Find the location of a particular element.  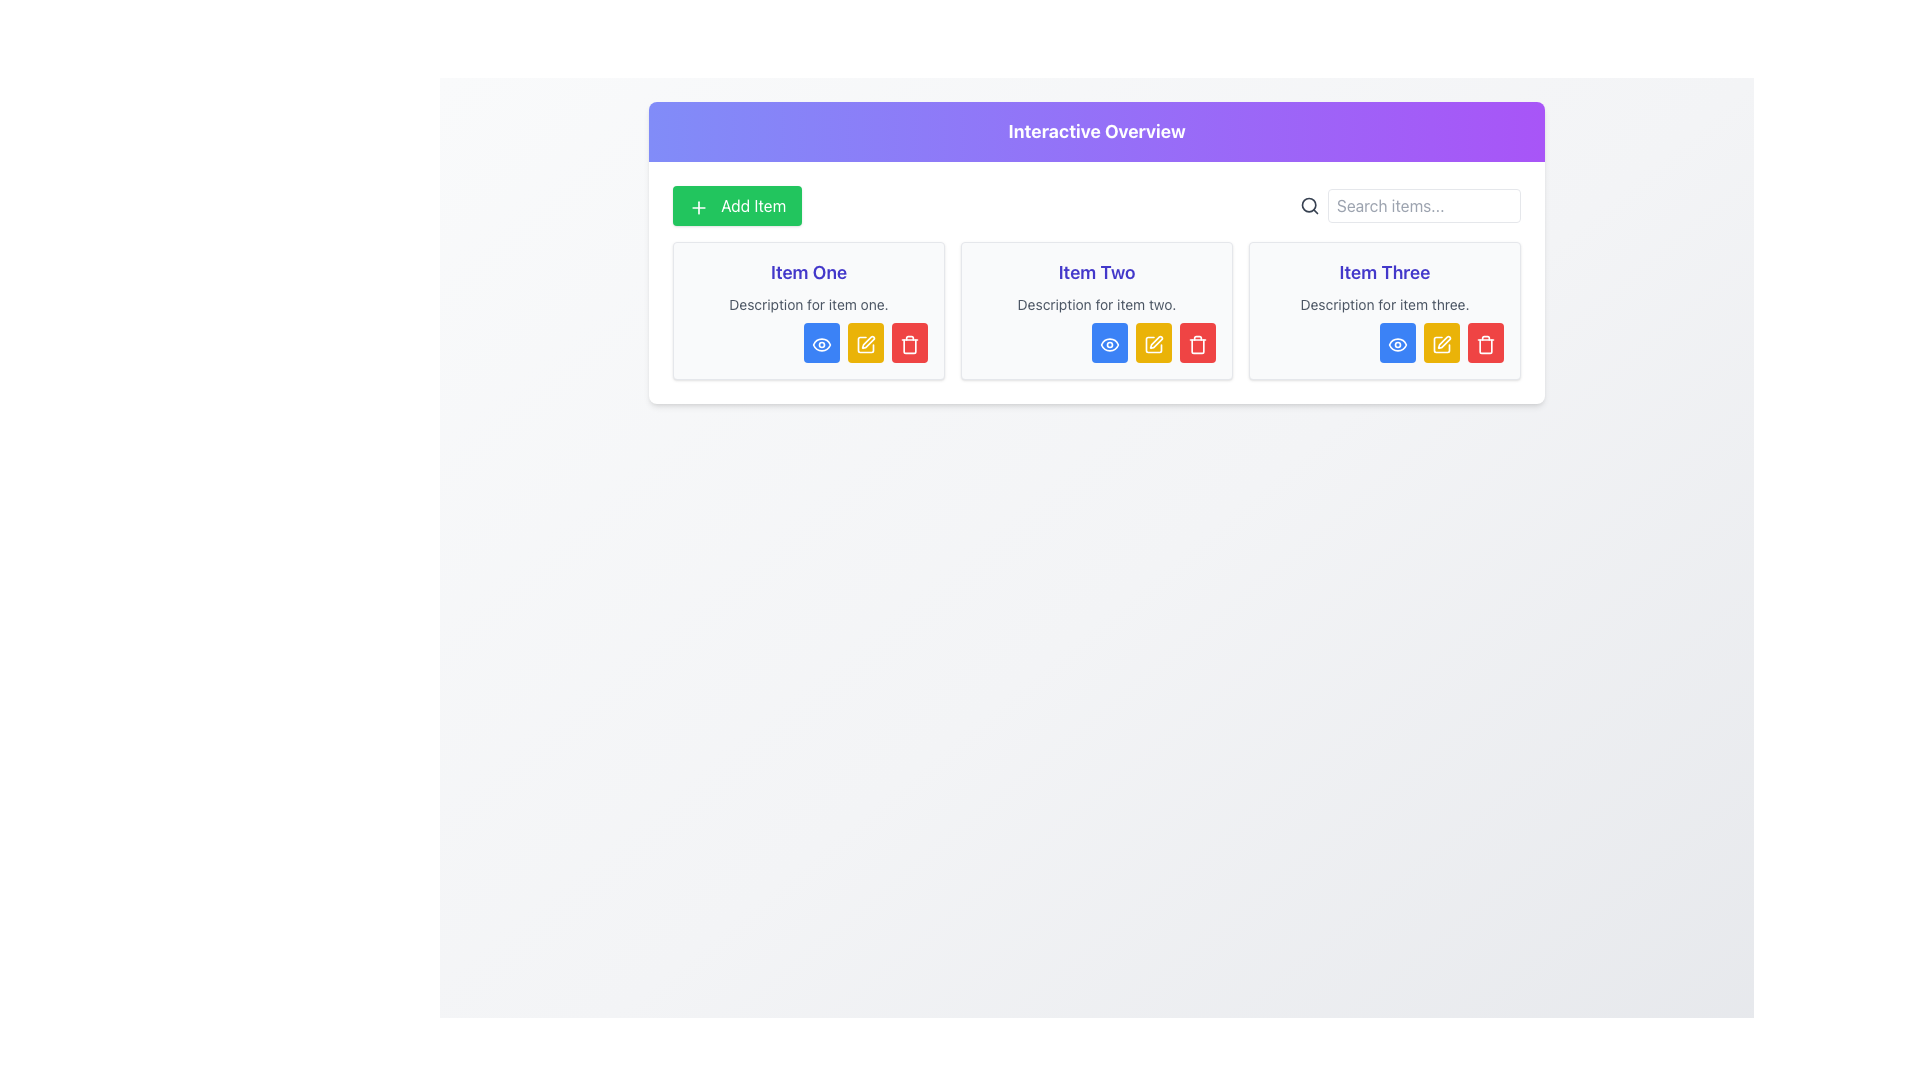

the pen icon within the second button of the 'Item One' card to initiate editing is located at coordinates (868, 341).